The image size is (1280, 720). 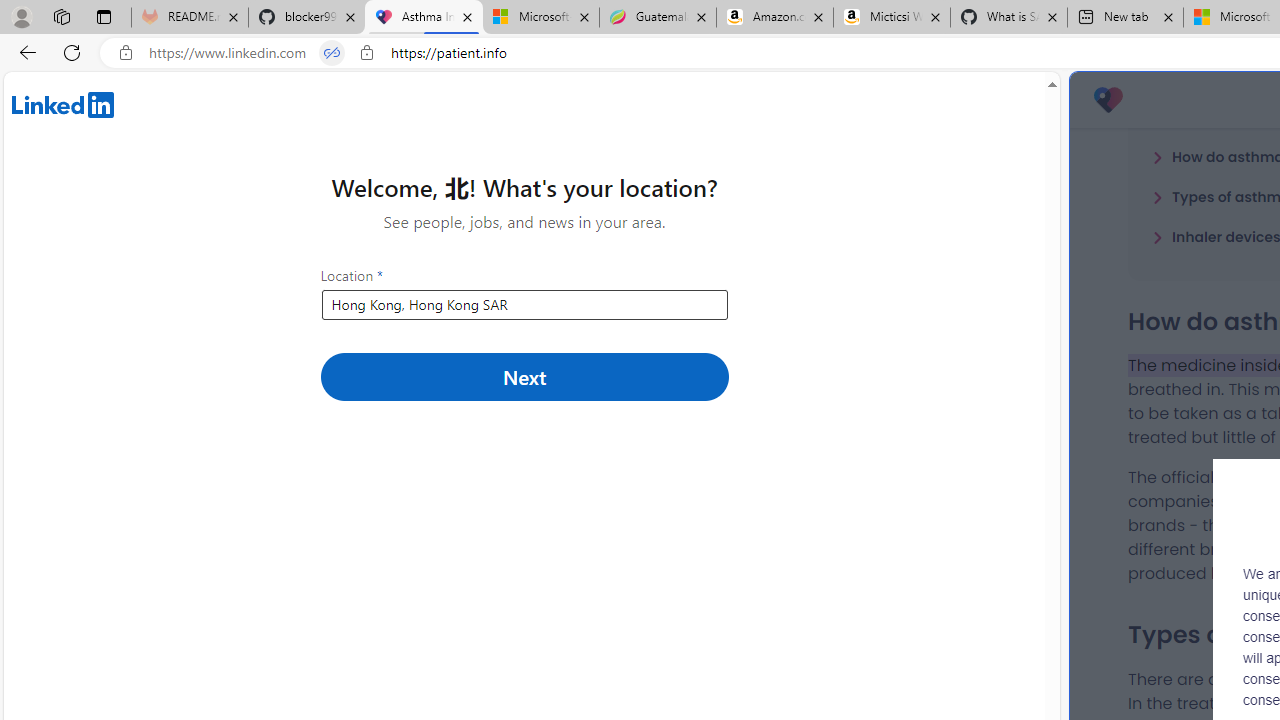 I want to click on 'Patient 3.0', so click(x=1107, y=100).